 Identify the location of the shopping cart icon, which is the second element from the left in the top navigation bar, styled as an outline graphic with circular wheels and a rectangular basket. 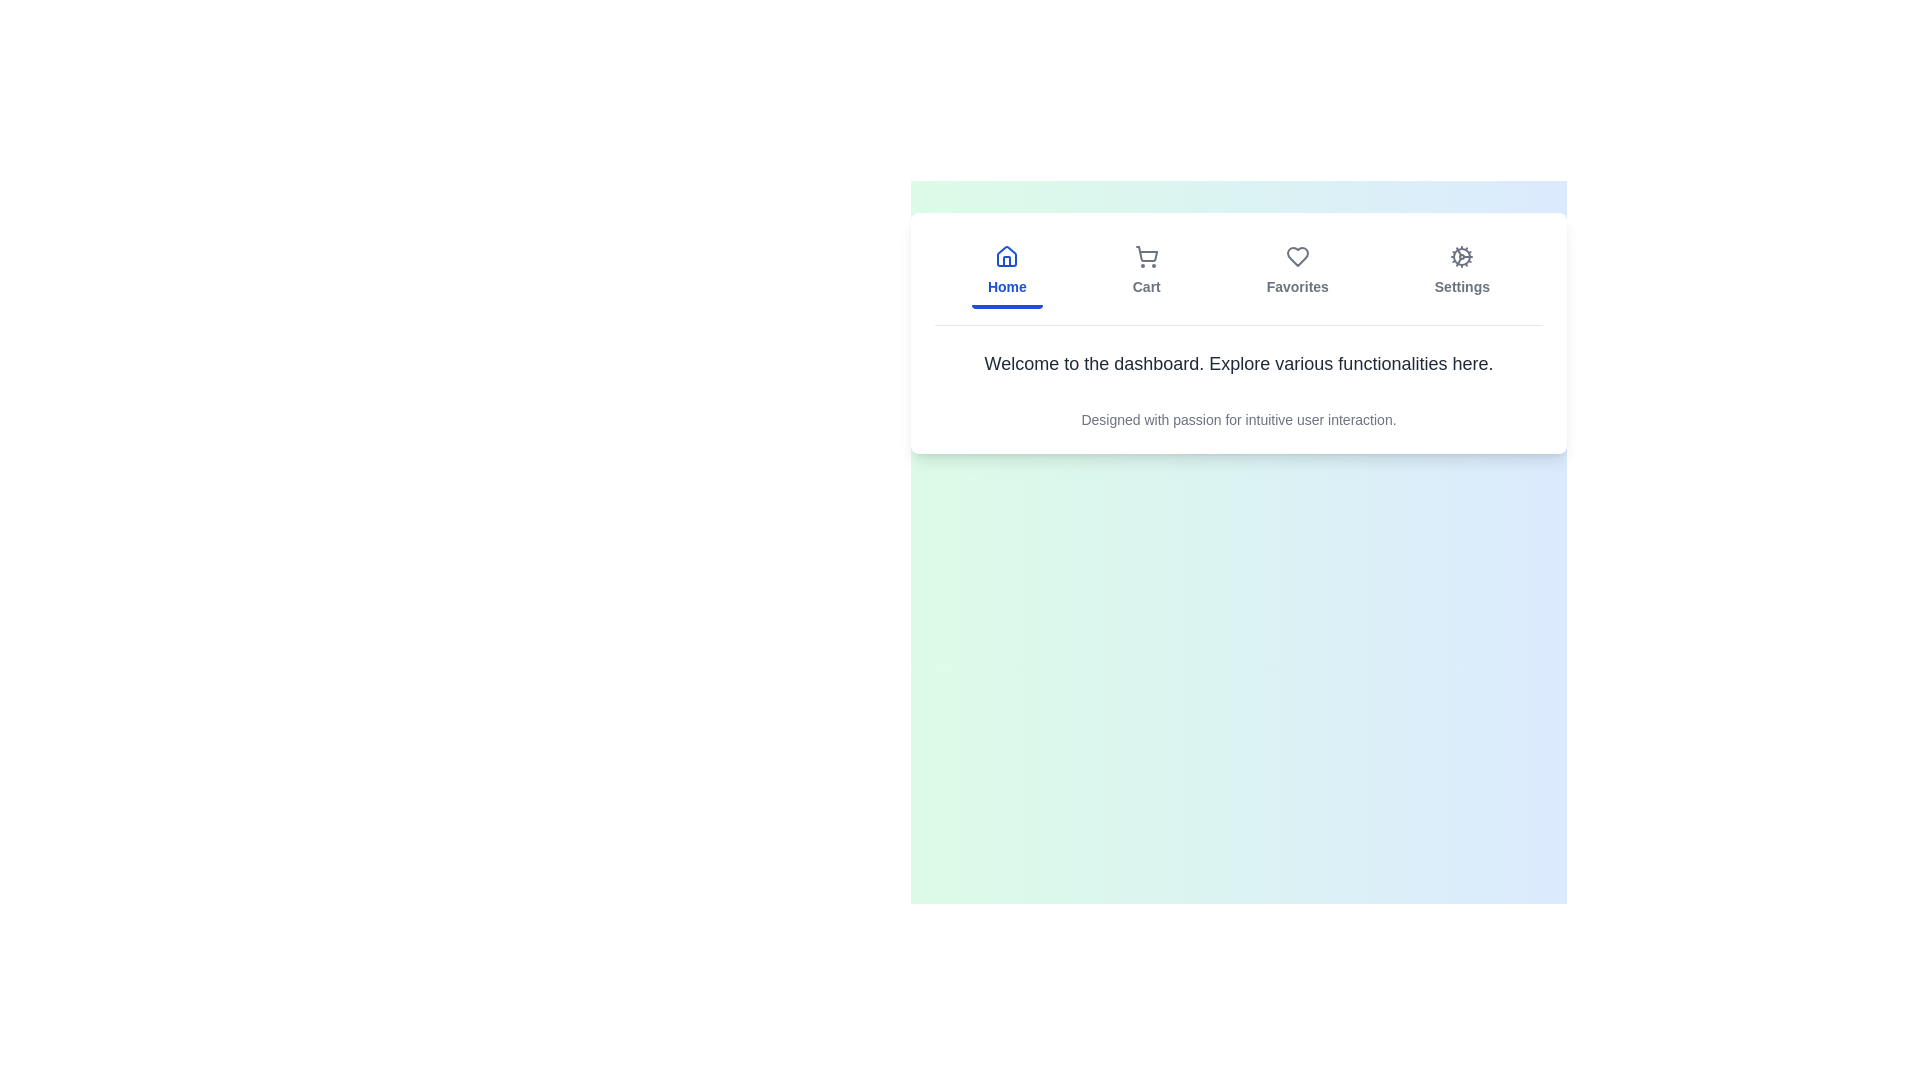
(1146, 256).